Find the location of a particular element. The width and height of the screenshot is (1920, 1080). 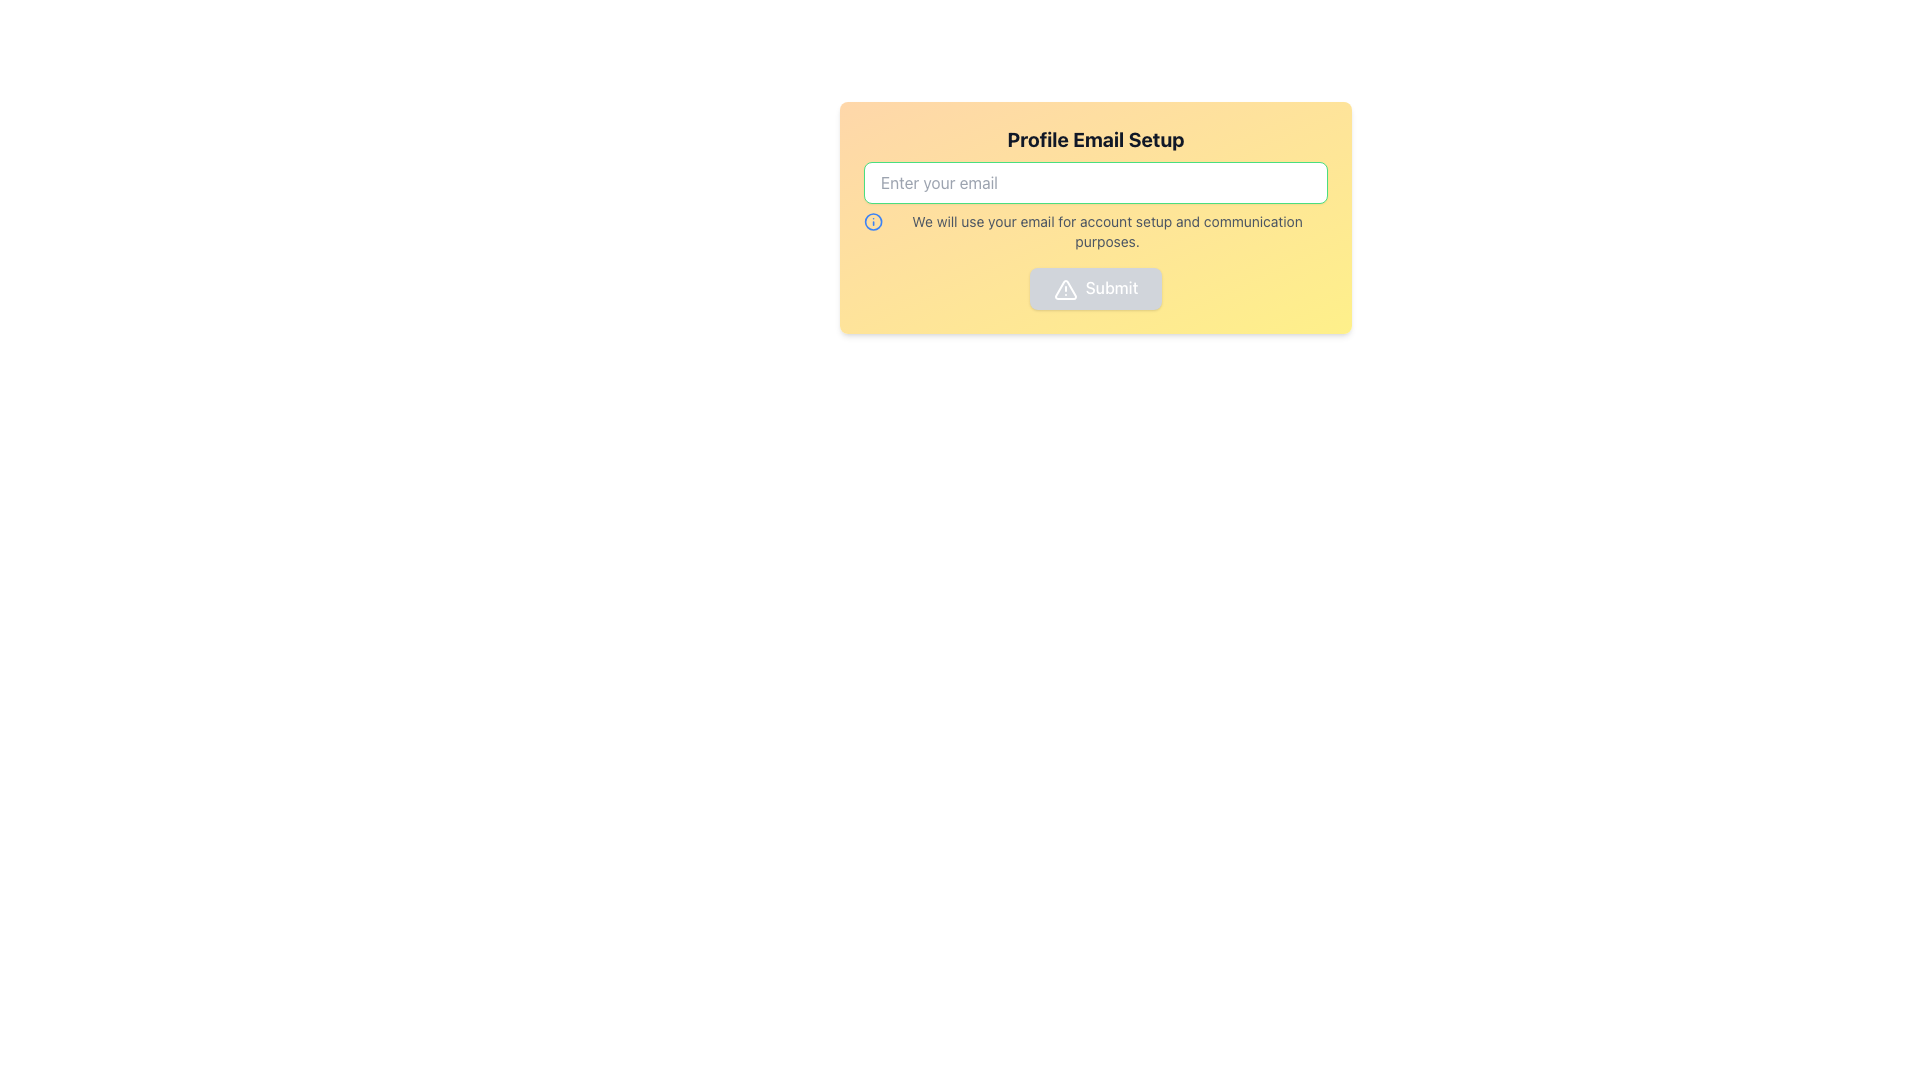

the icon located within the 'Submit' button is located at coordinates (1064, 289).